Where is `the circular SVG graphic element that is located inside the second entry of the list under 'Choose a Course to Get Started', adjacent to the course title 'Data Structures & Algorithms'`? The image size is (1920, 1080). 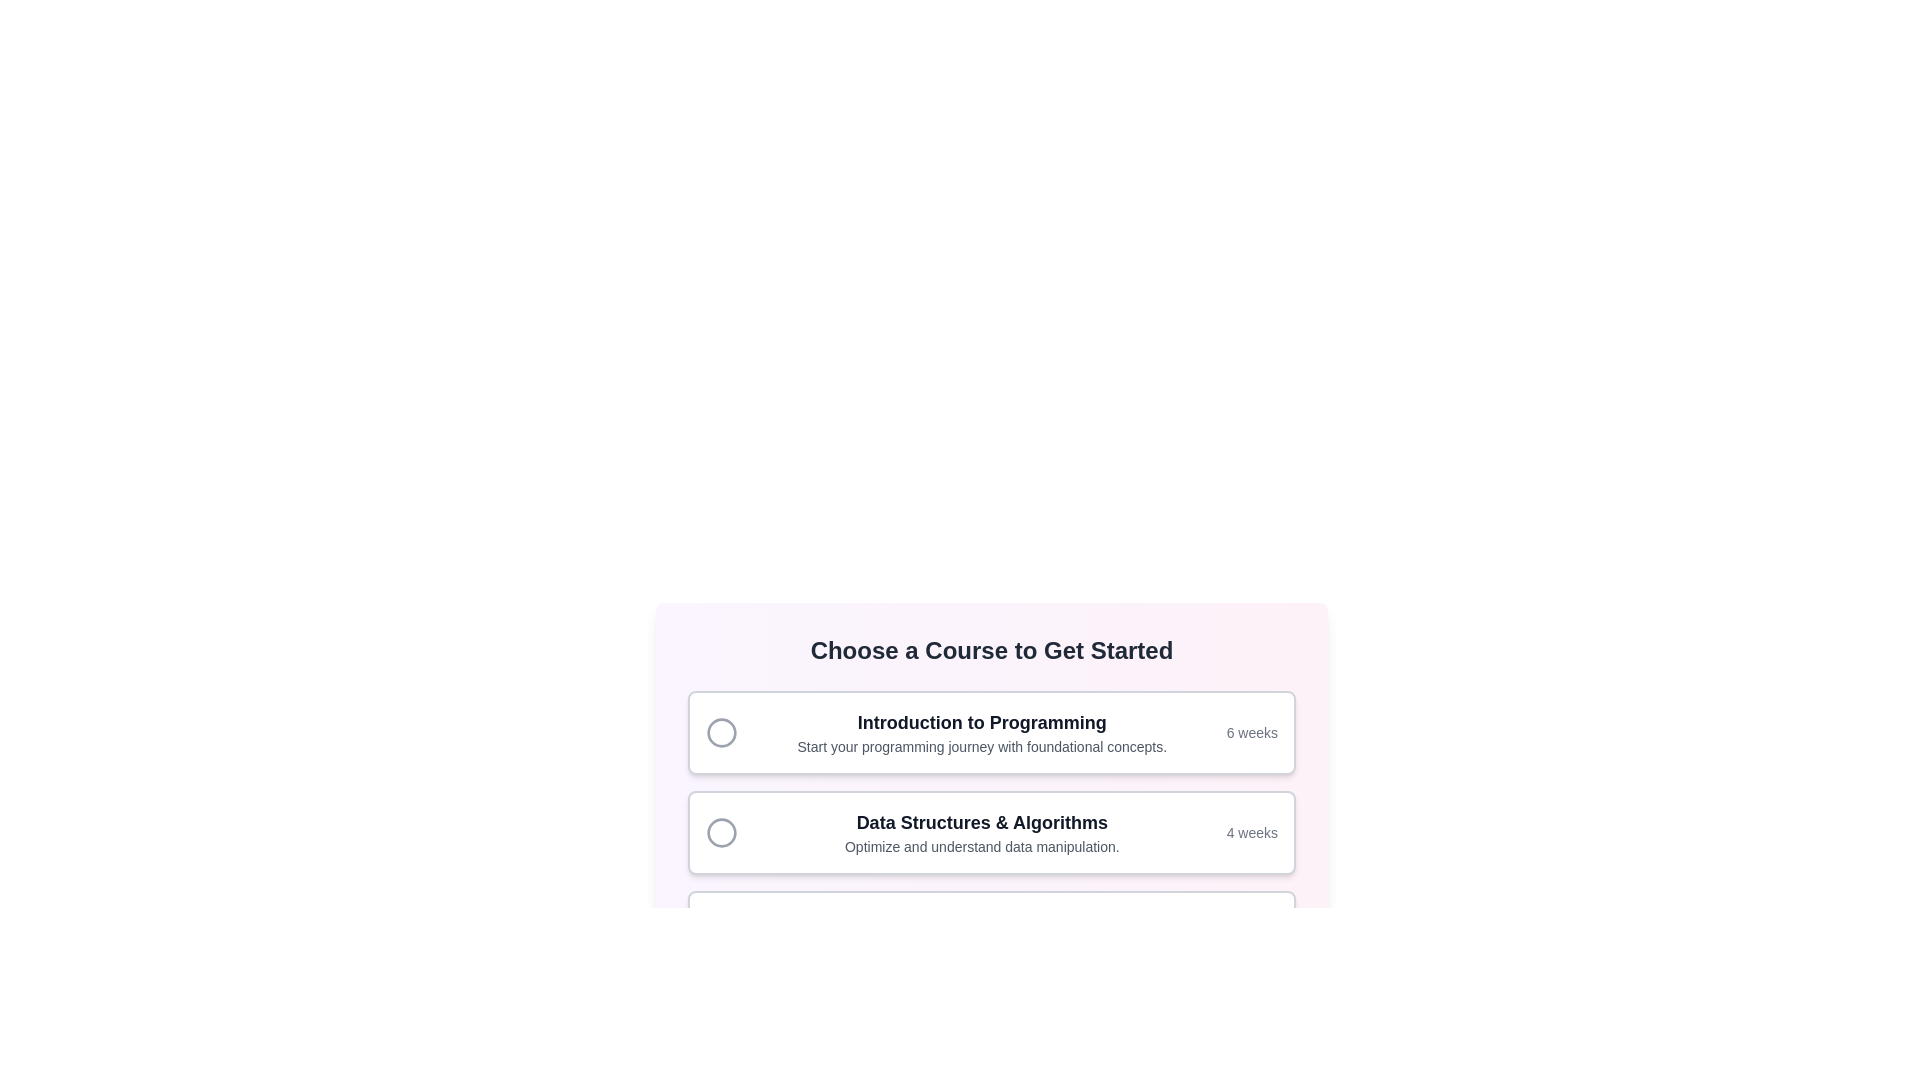
the circular SVG graphic element that is located inside the second entry of the list under 'Choose a Course to Get Started', adjacent to the course title 'Data Structures & Algorithms' is located at coordinates (720, 833).